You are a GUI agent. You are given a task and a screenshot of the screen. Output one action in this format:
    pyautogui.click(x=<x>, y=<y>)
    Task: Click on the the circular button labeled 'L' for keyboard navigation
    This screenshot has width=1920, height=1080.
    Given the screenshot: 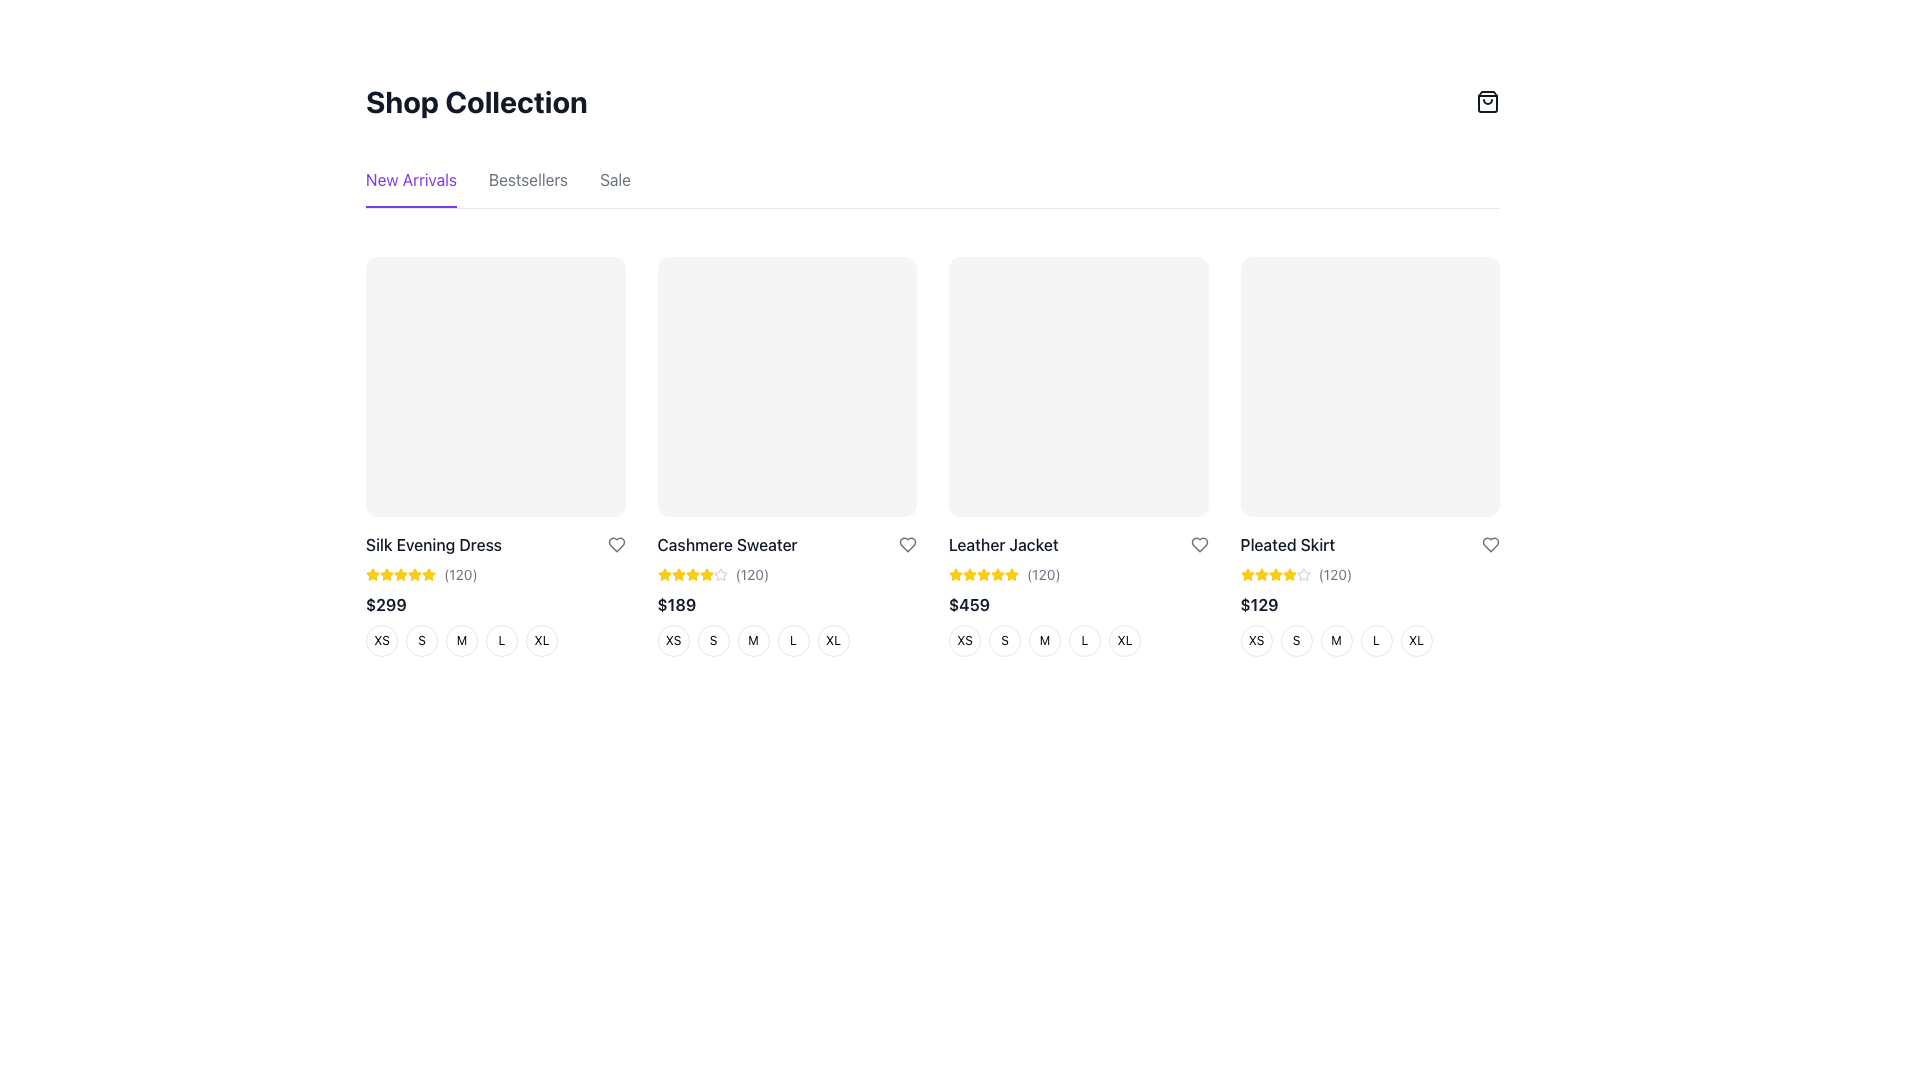 What is the action you would take?
    pyautogui.click(x=786, y=640)
    